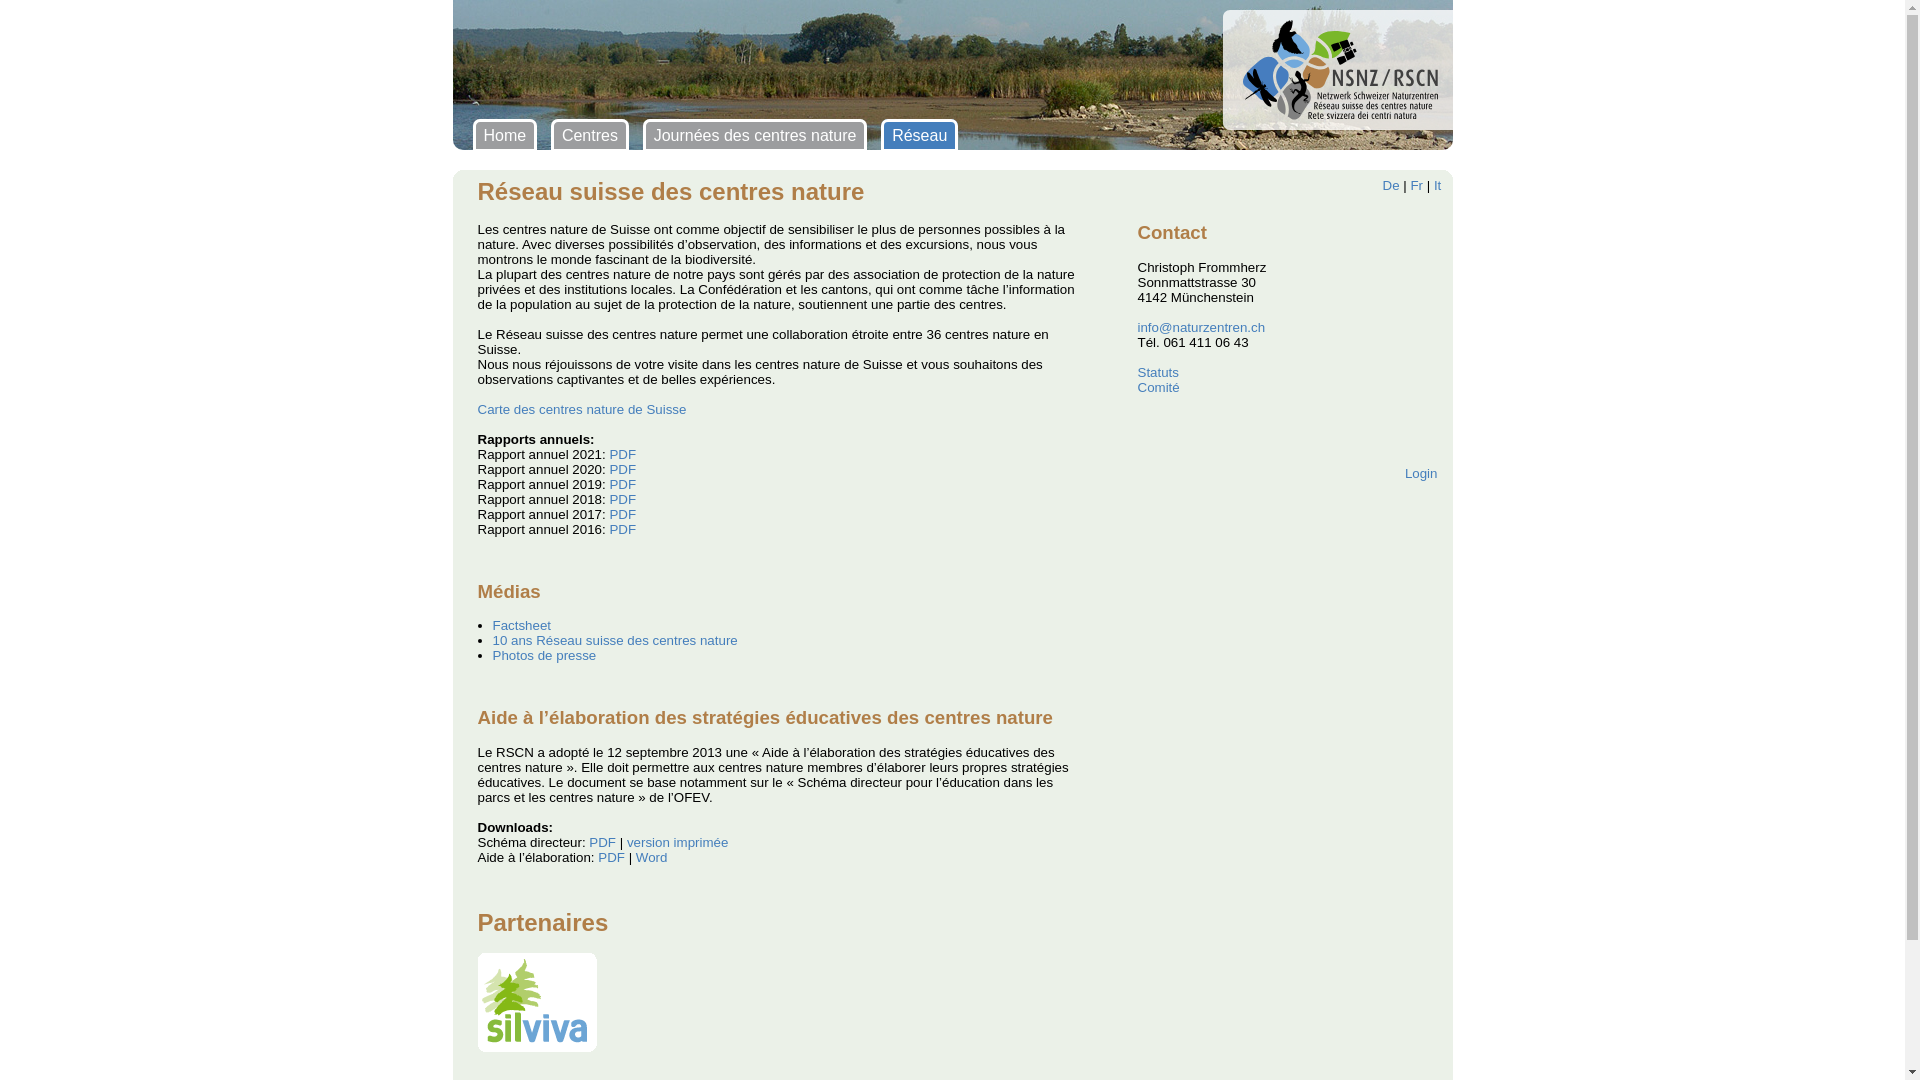 The height and width of the screenshot is (1080, 1920). What do you see at coordinates (1200, 326) in the screenshot?
I see `'info@naturzentren.ch'` at bounding box center [1200, 326].